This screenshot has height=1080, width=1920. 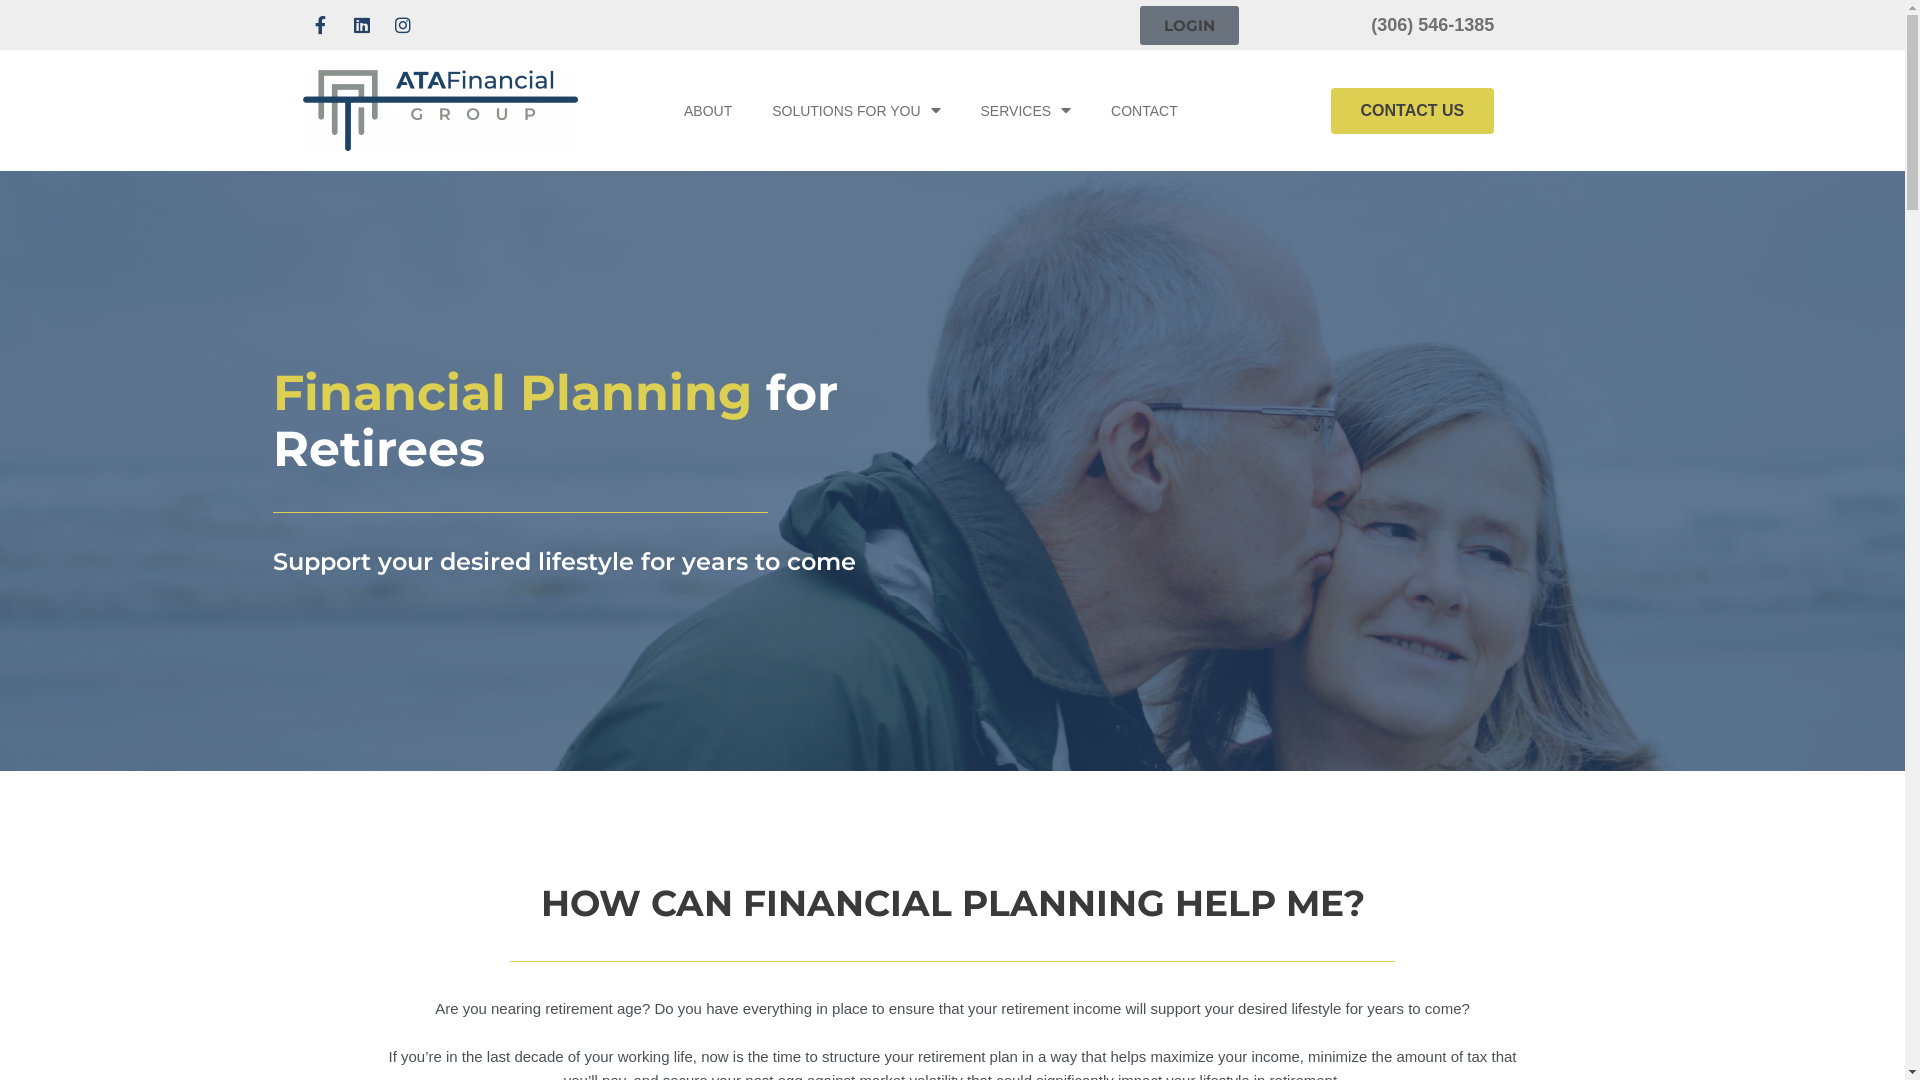 What do you see at coordinates (1411, 111) in the screenshot?
I see `'CONTACT US'` at bounding box center [1411, 111].